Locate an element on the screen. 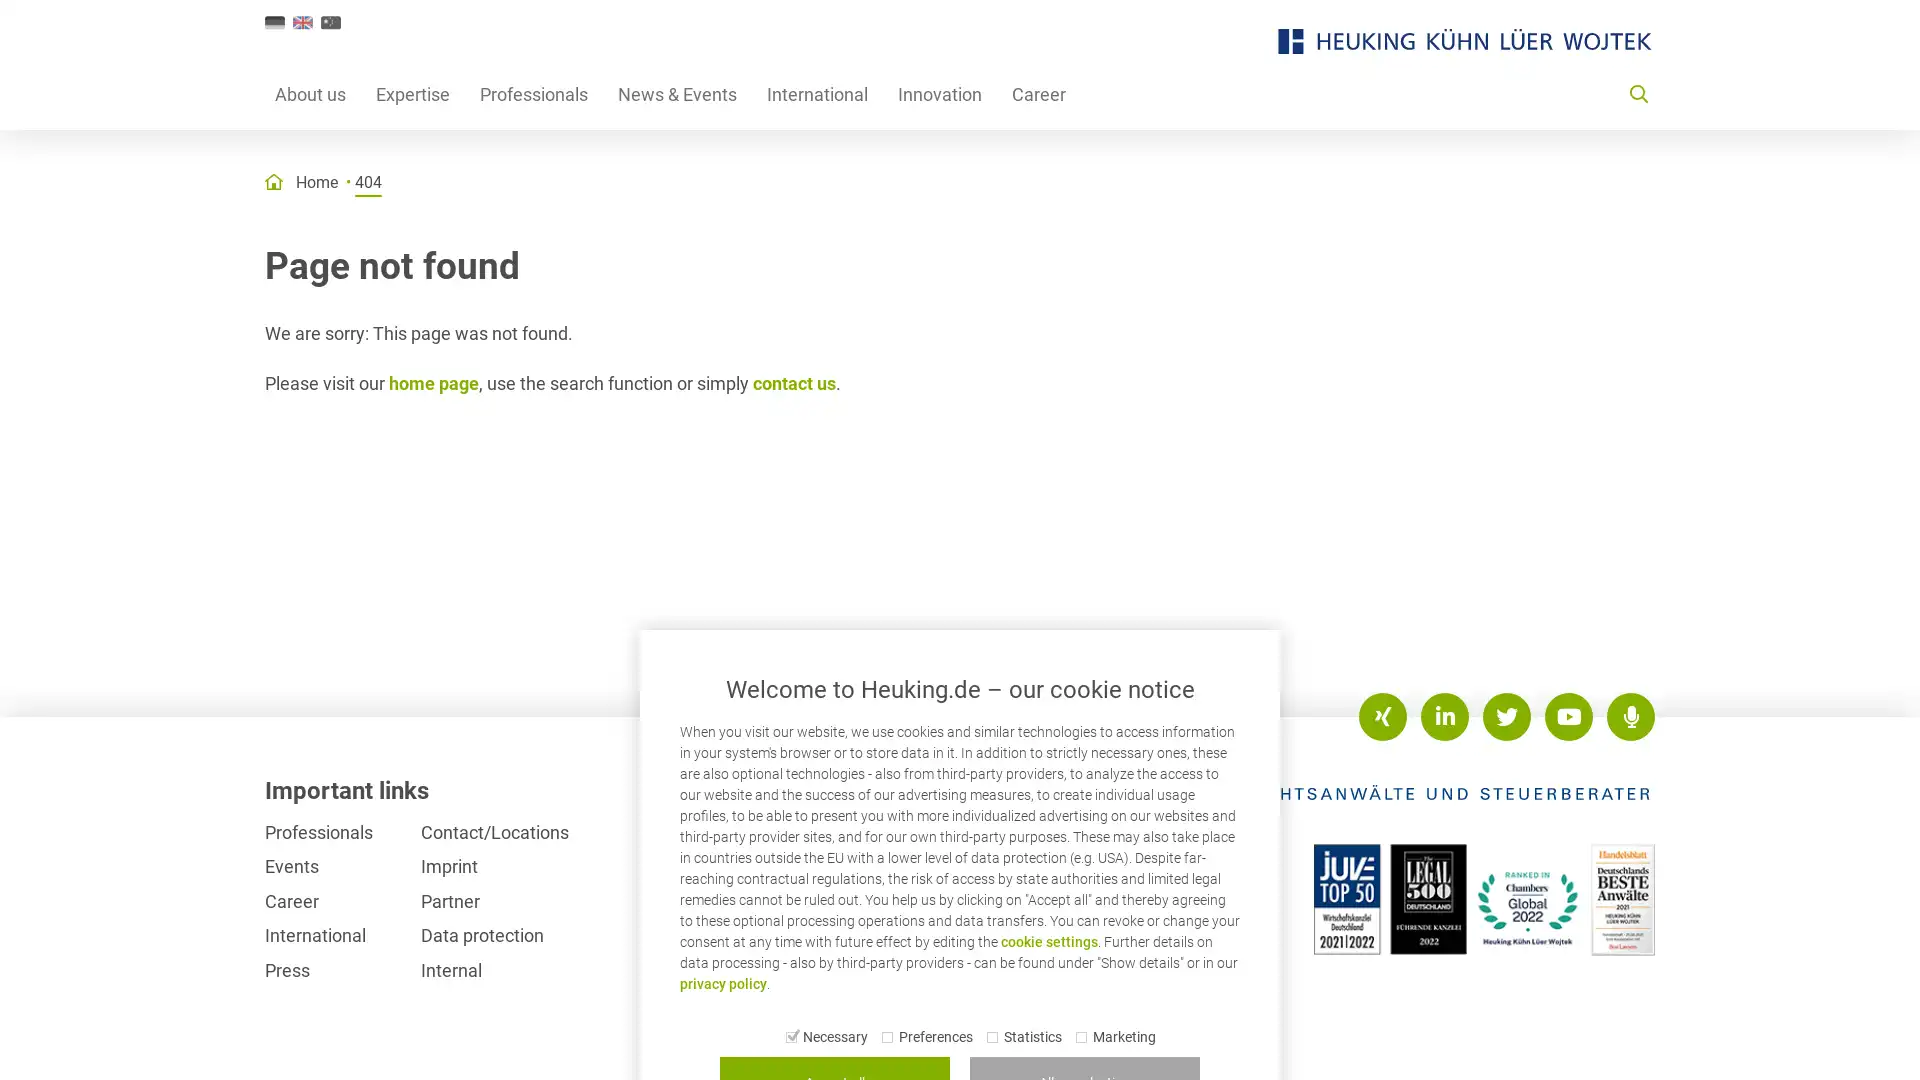  LinkedIn is located at coordinates (1444, 715).